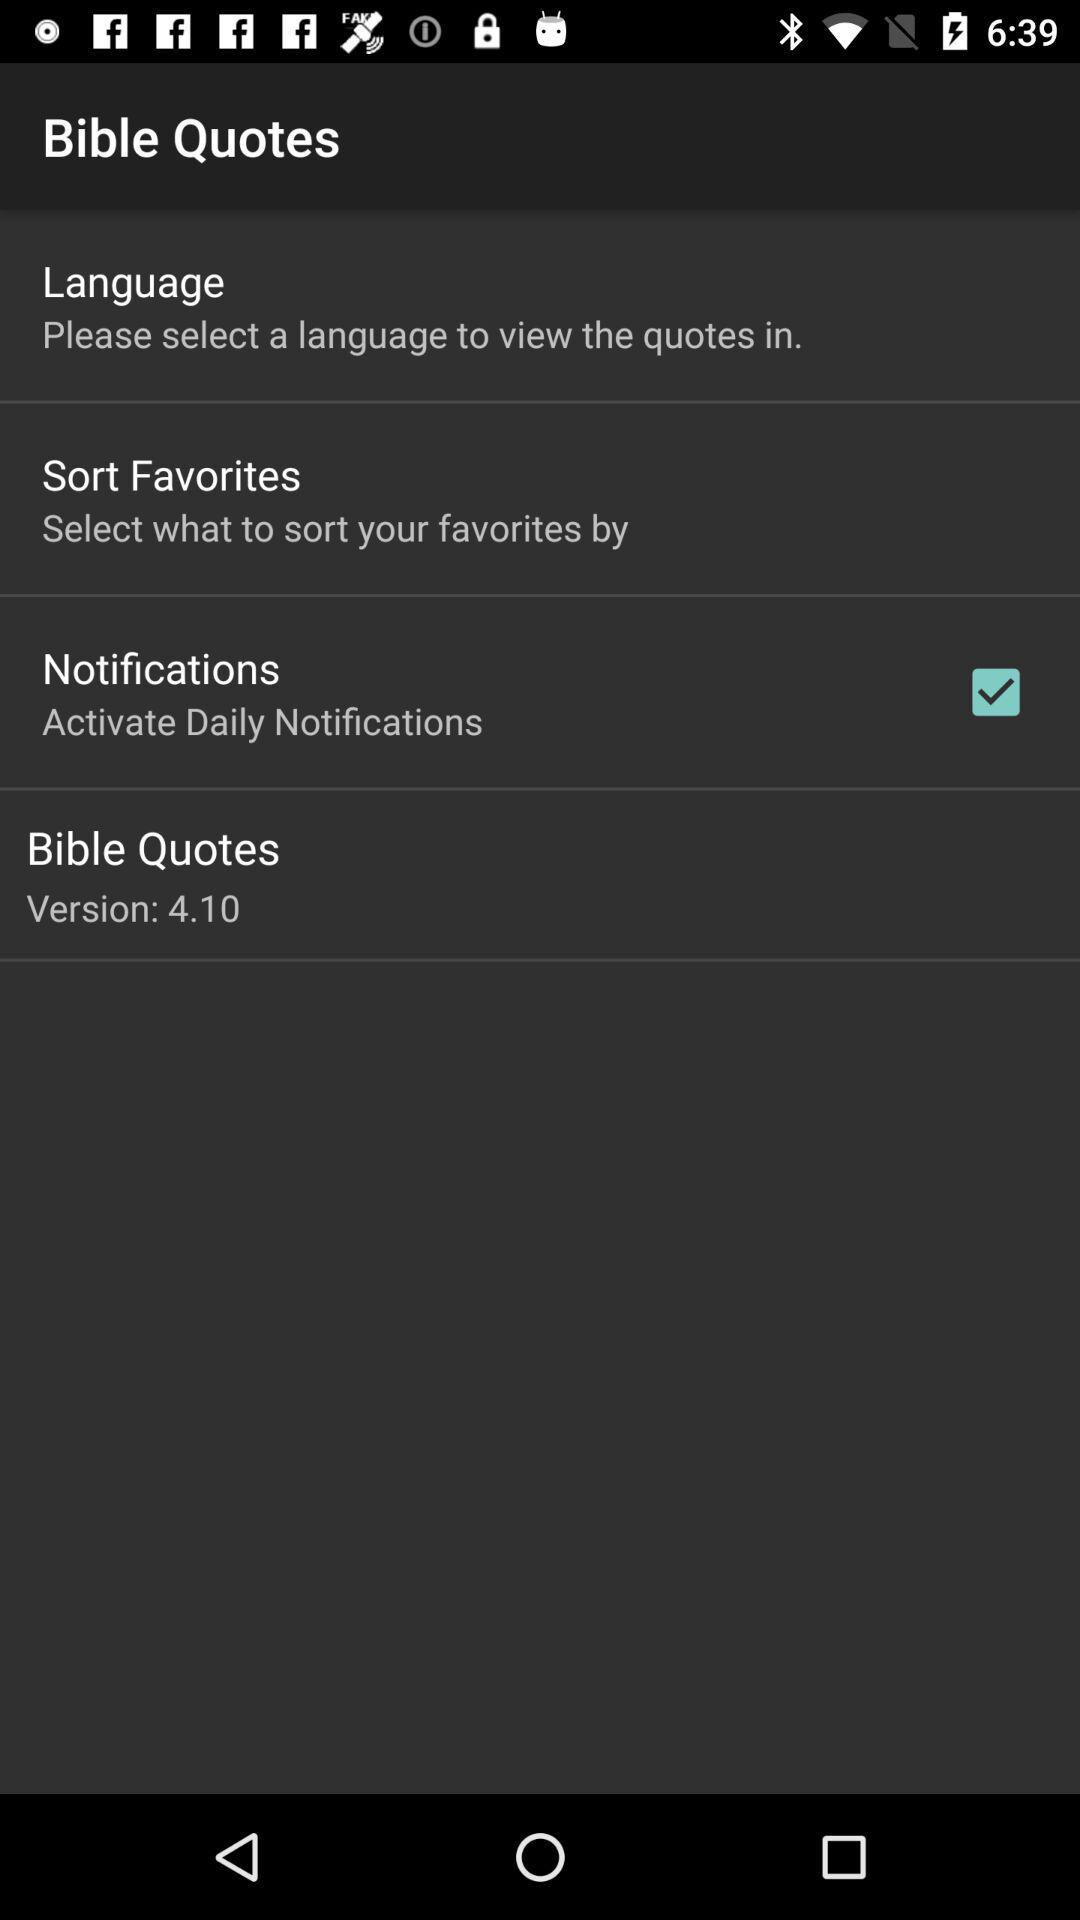  I want to click on the please select a icon, so click(421, 333).